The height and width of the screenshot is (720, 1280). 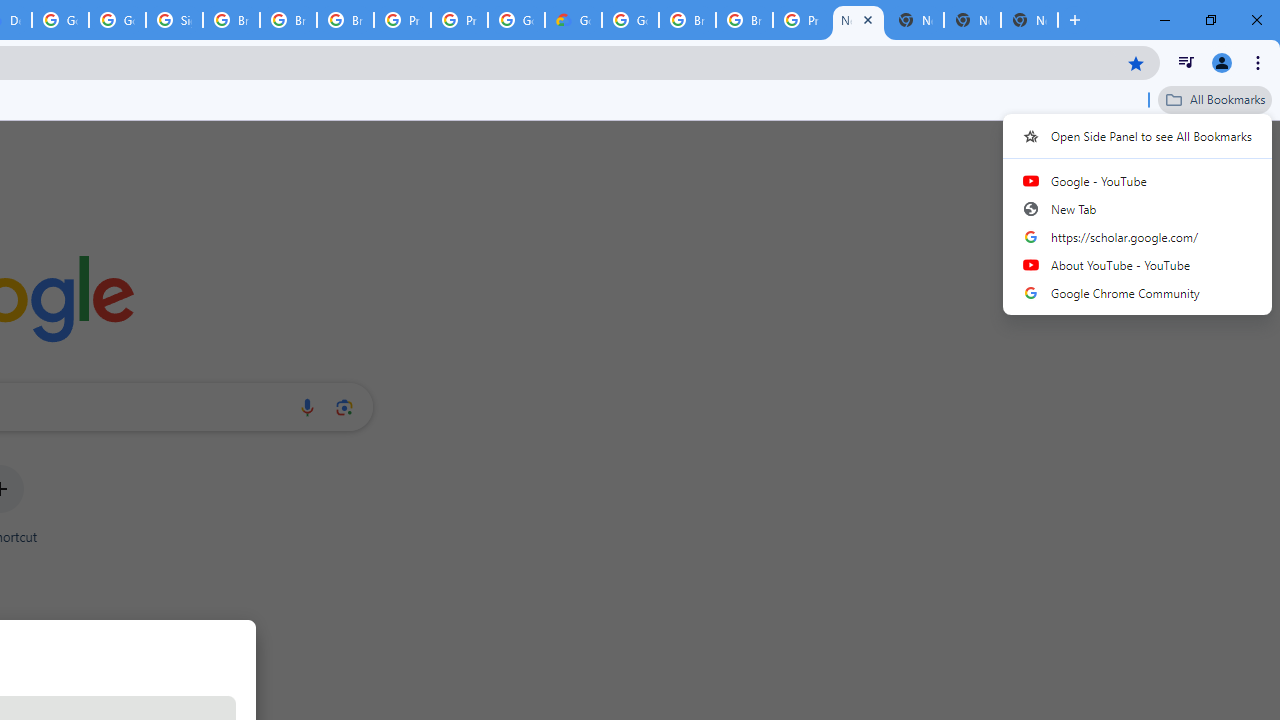 I want to click on 'Browse Chrome as a guest - Computer - Google Chrome Help', so click(x=743, y=20).